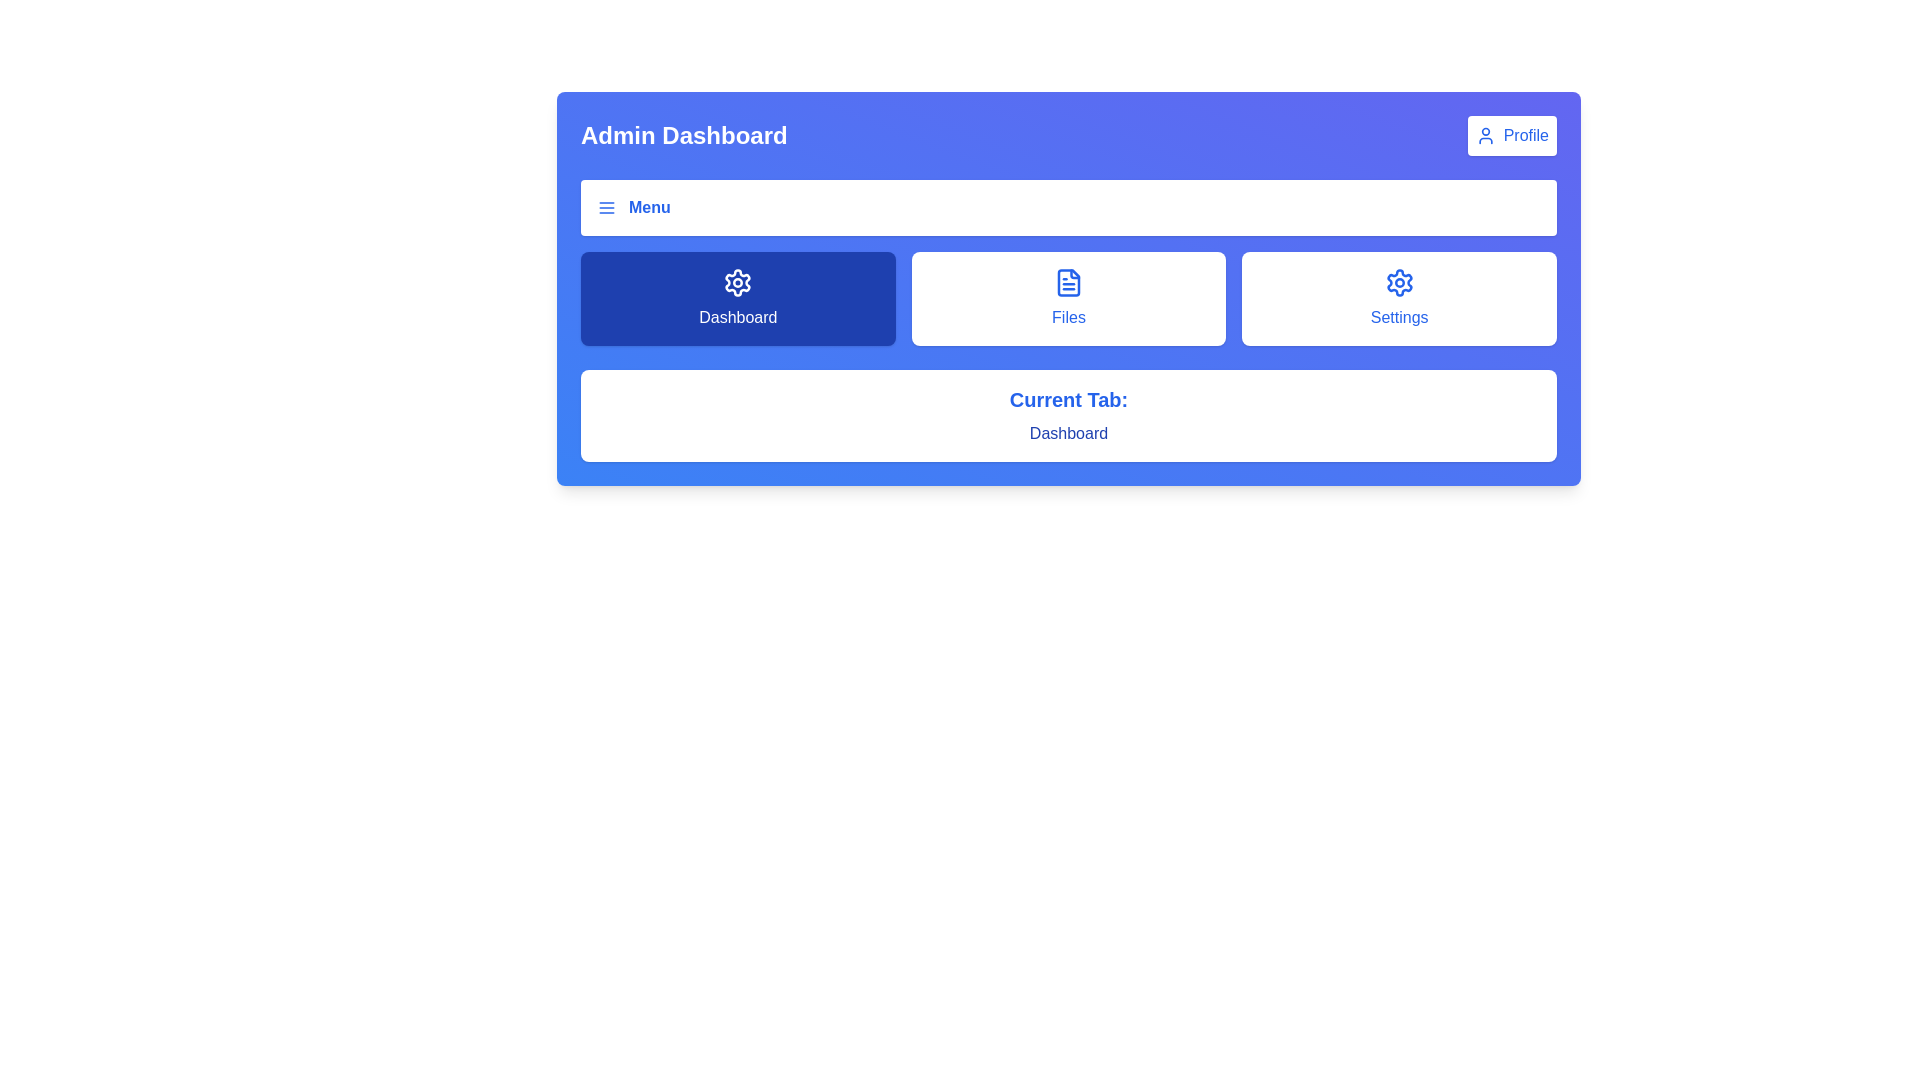 This screenshot has height=1080, width=1920. I want to click on the file management icon located in the Files section of the navigation bar, positioned between the Dashboard and Settings sections, so click(1068, 282).